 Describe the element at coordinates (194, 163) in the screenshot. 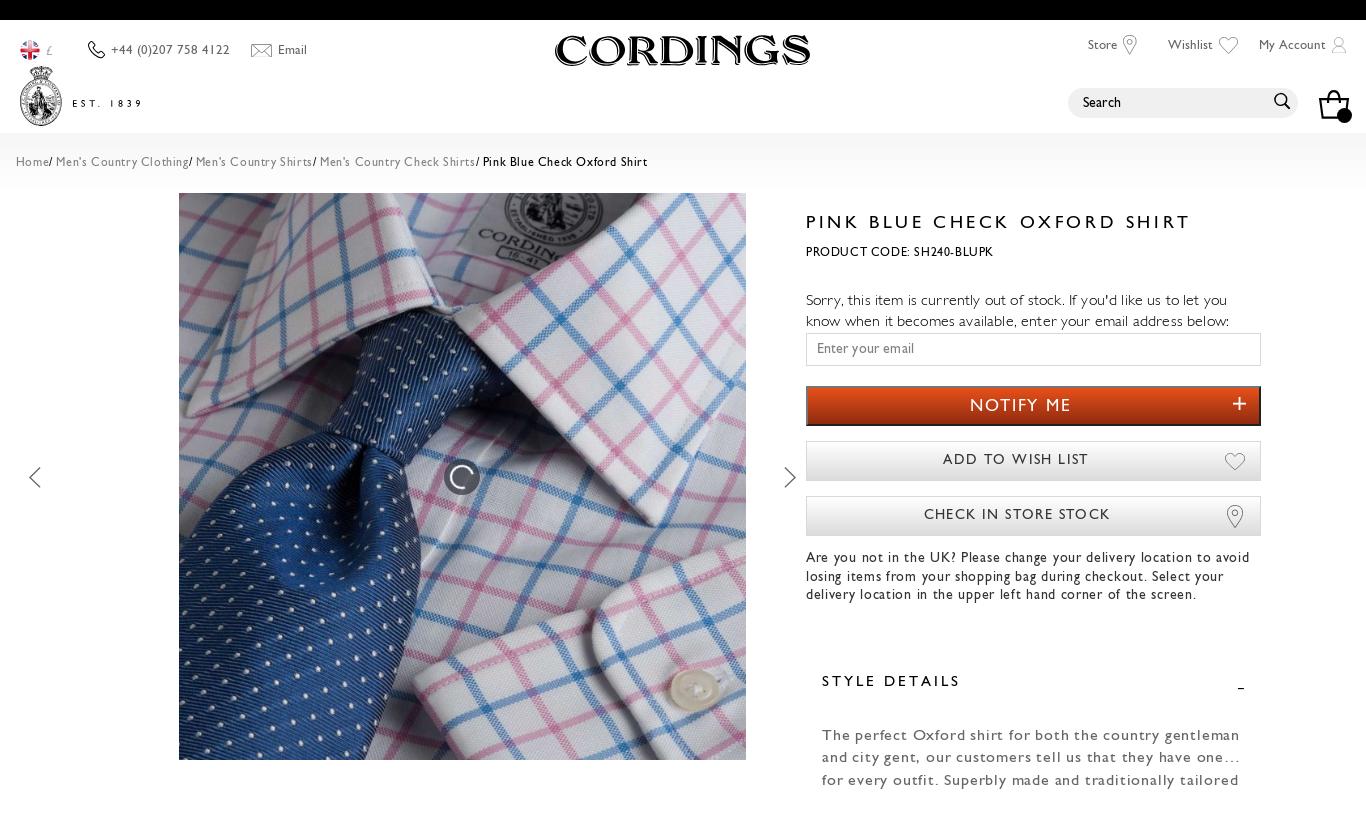

I see `'Men's Country Shirts'` at that location.